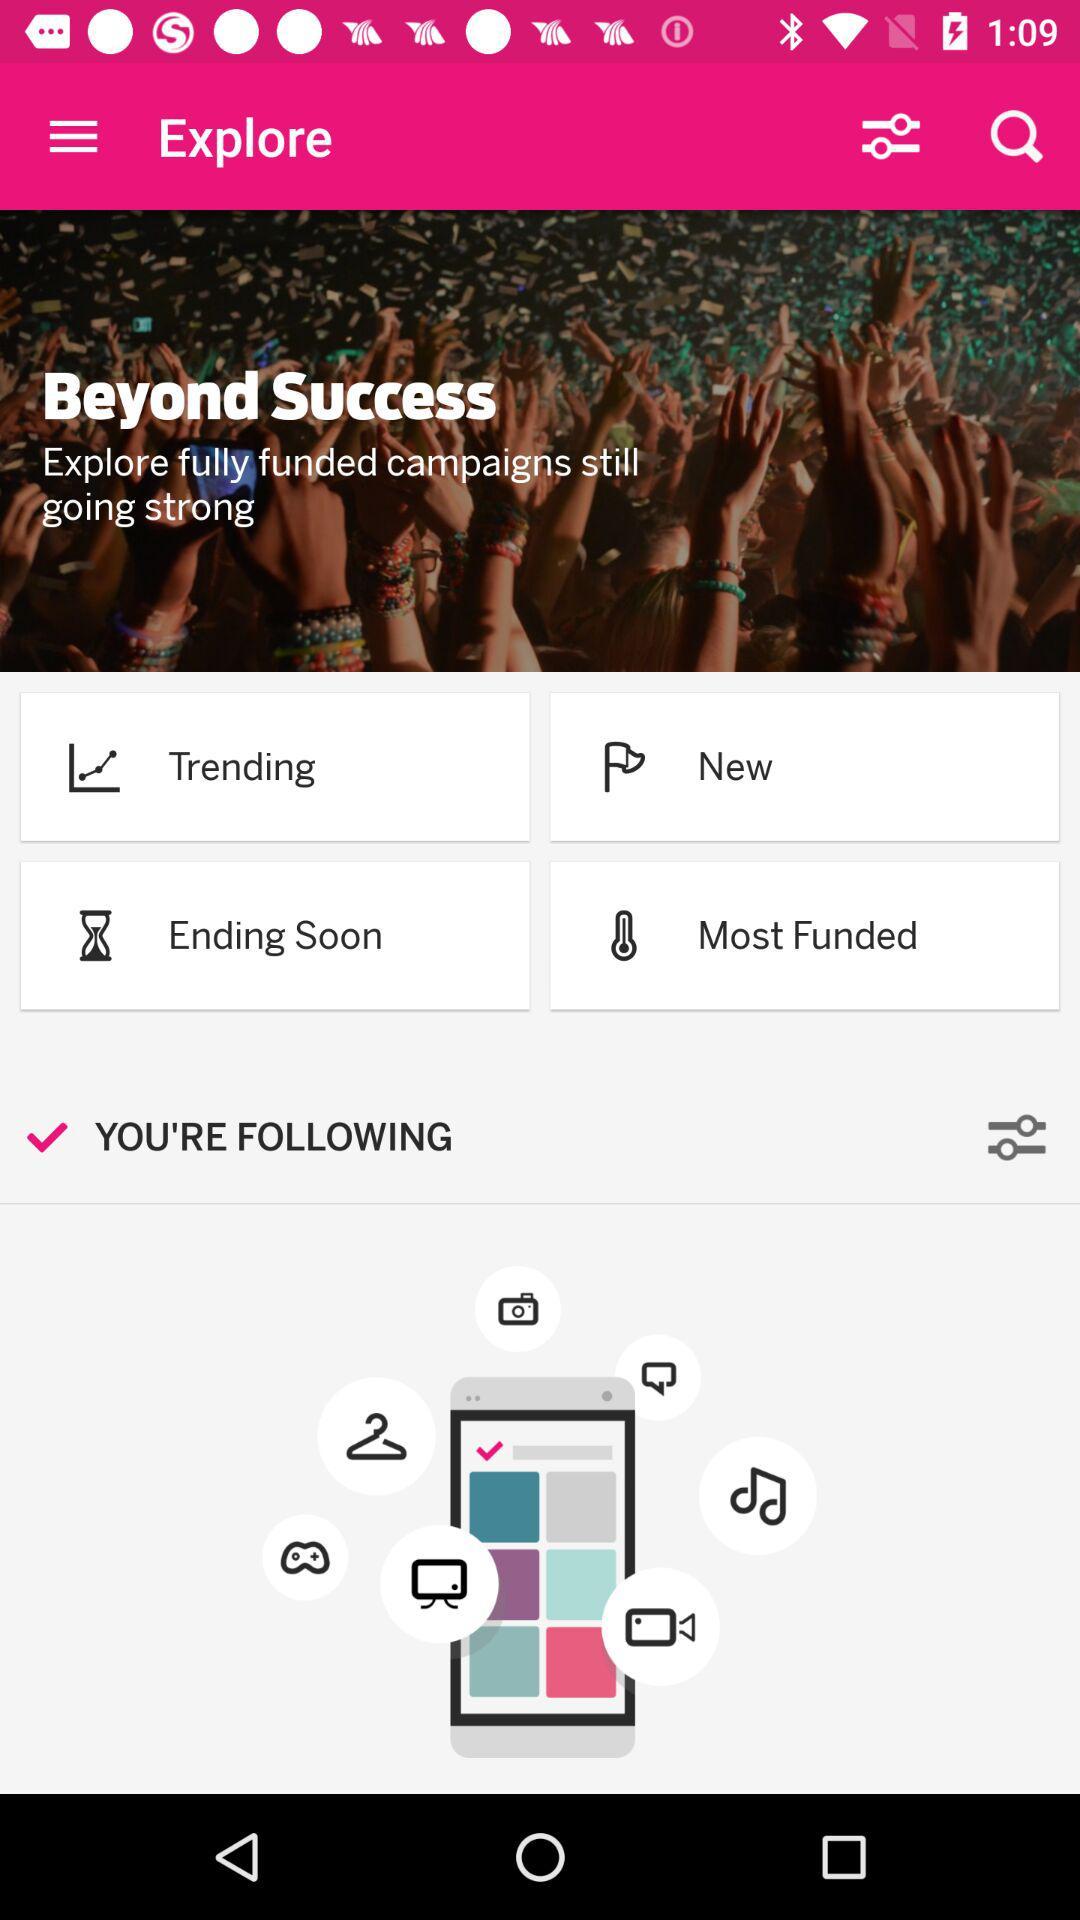 Image resolution: width=1080 pixels, height=1920 pixels. Describe the element at coordinates (367, 484) in the screenshot. I see `the item below beyond success item` at that location.